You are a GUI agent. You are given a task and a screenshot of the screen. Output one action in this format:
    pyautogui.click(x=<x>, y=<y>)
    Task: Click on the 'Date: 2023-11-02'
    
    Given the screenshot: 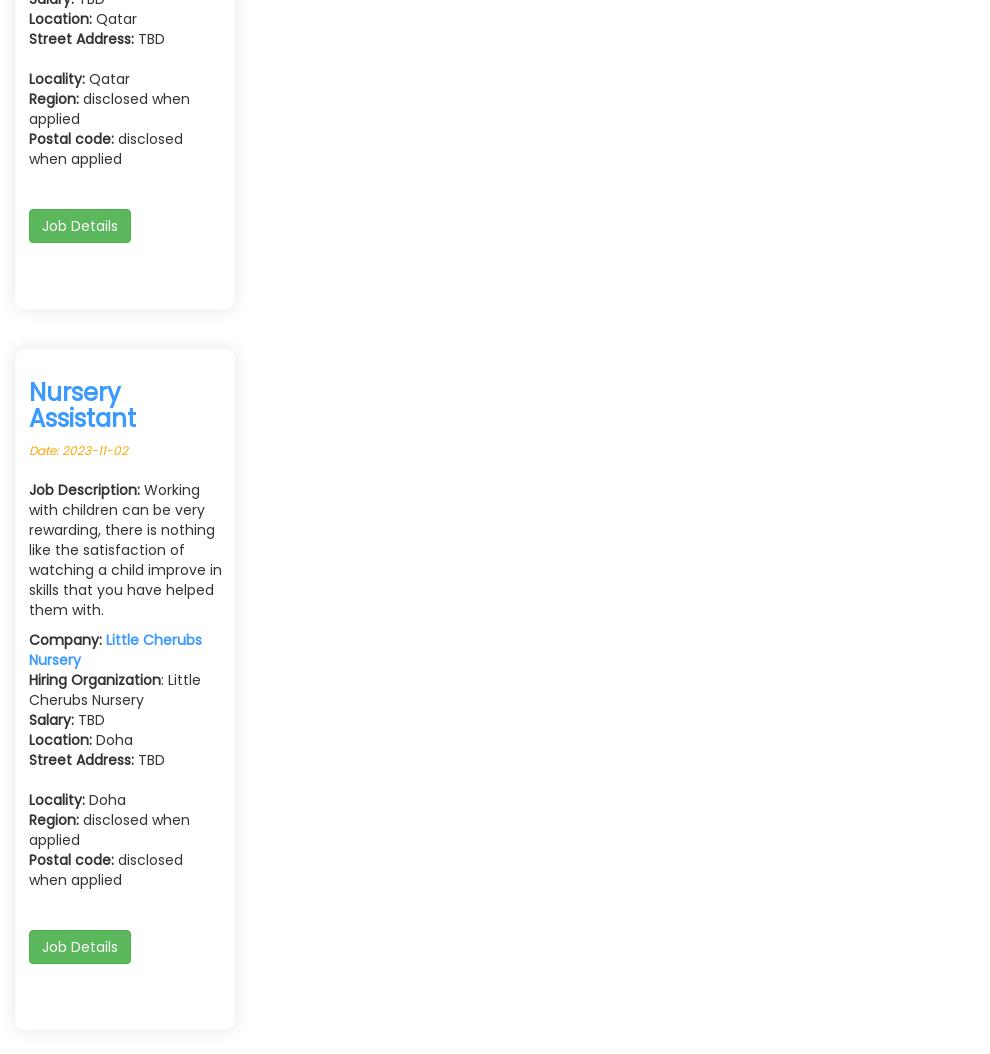 What is the action you would take?
    pyautogui.click(x=28, y=450)
    